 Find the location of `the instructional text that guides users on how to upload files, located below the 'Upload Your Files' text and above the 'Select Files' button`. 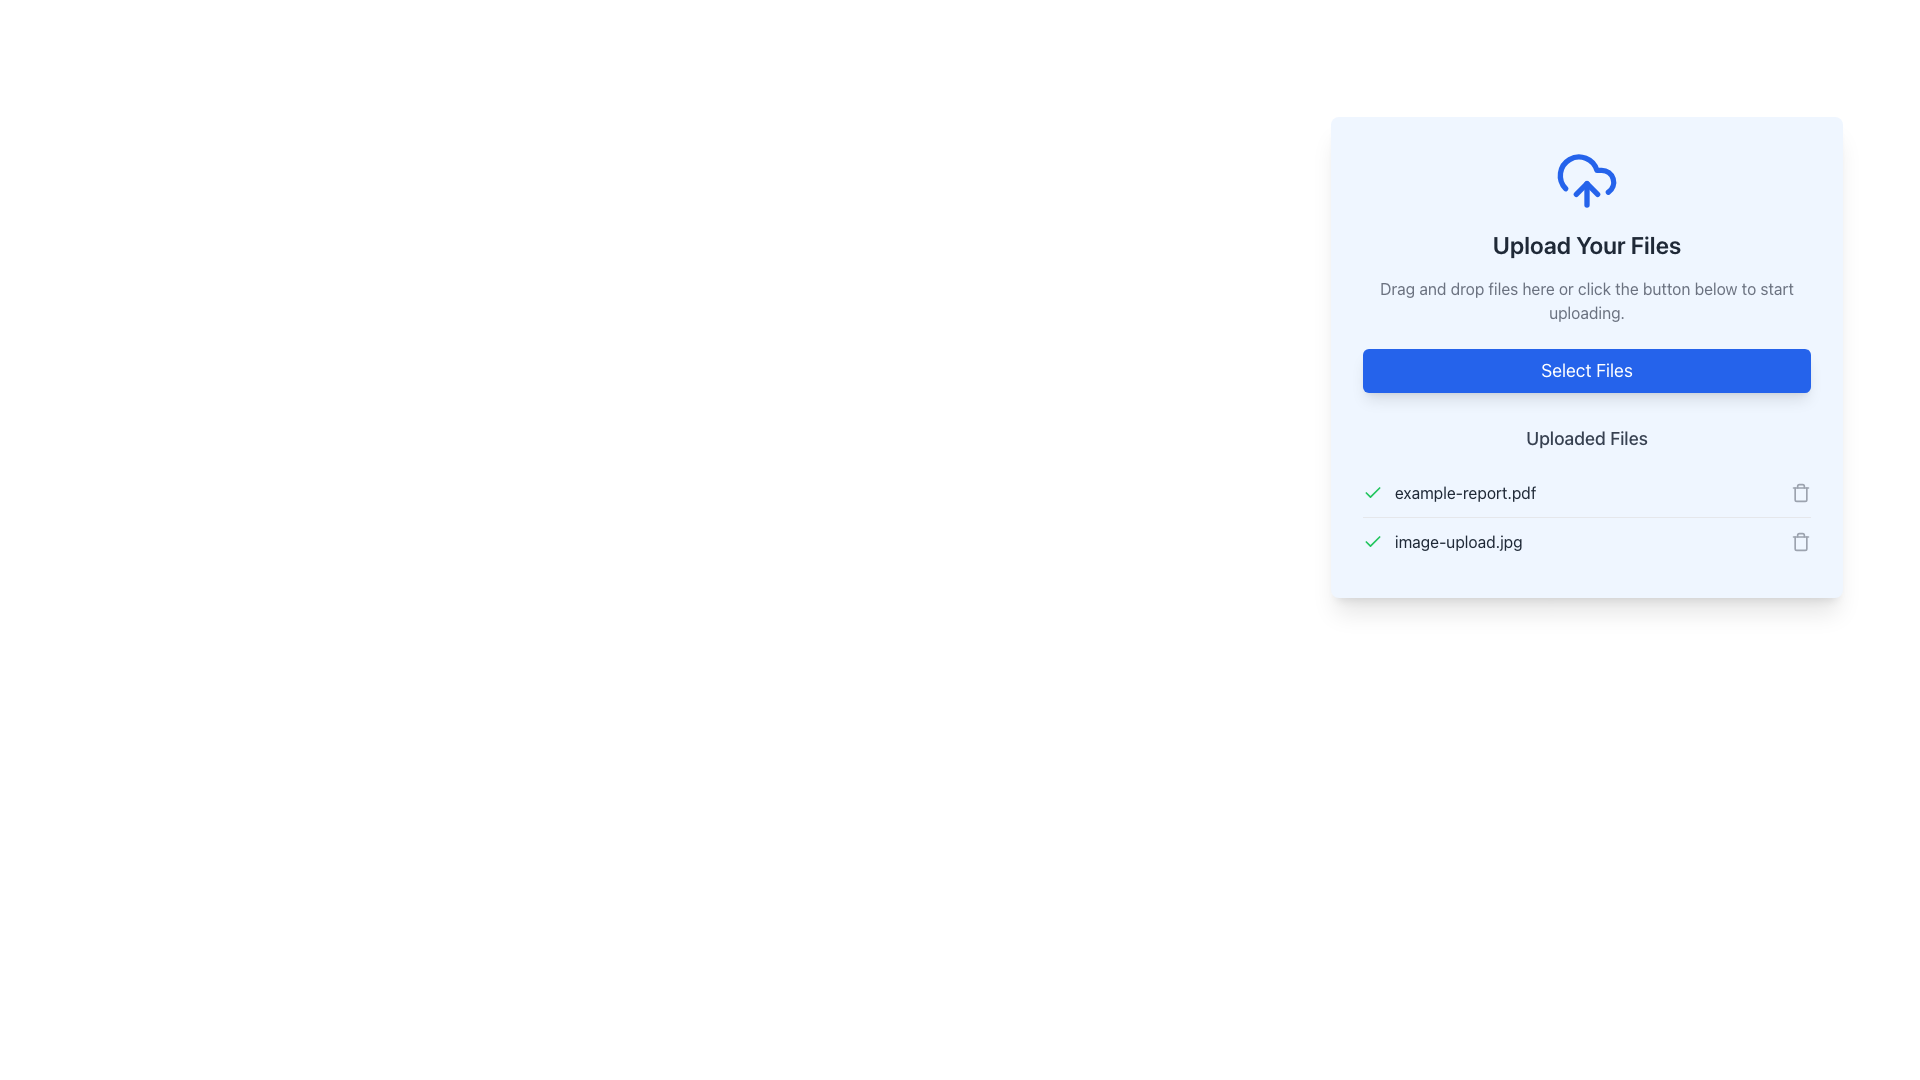

the instructional text that guides users on how to upload files, located below the 'Upload Your Files' text and above the 'Select Files' button is located at coordinates (1586, 300).